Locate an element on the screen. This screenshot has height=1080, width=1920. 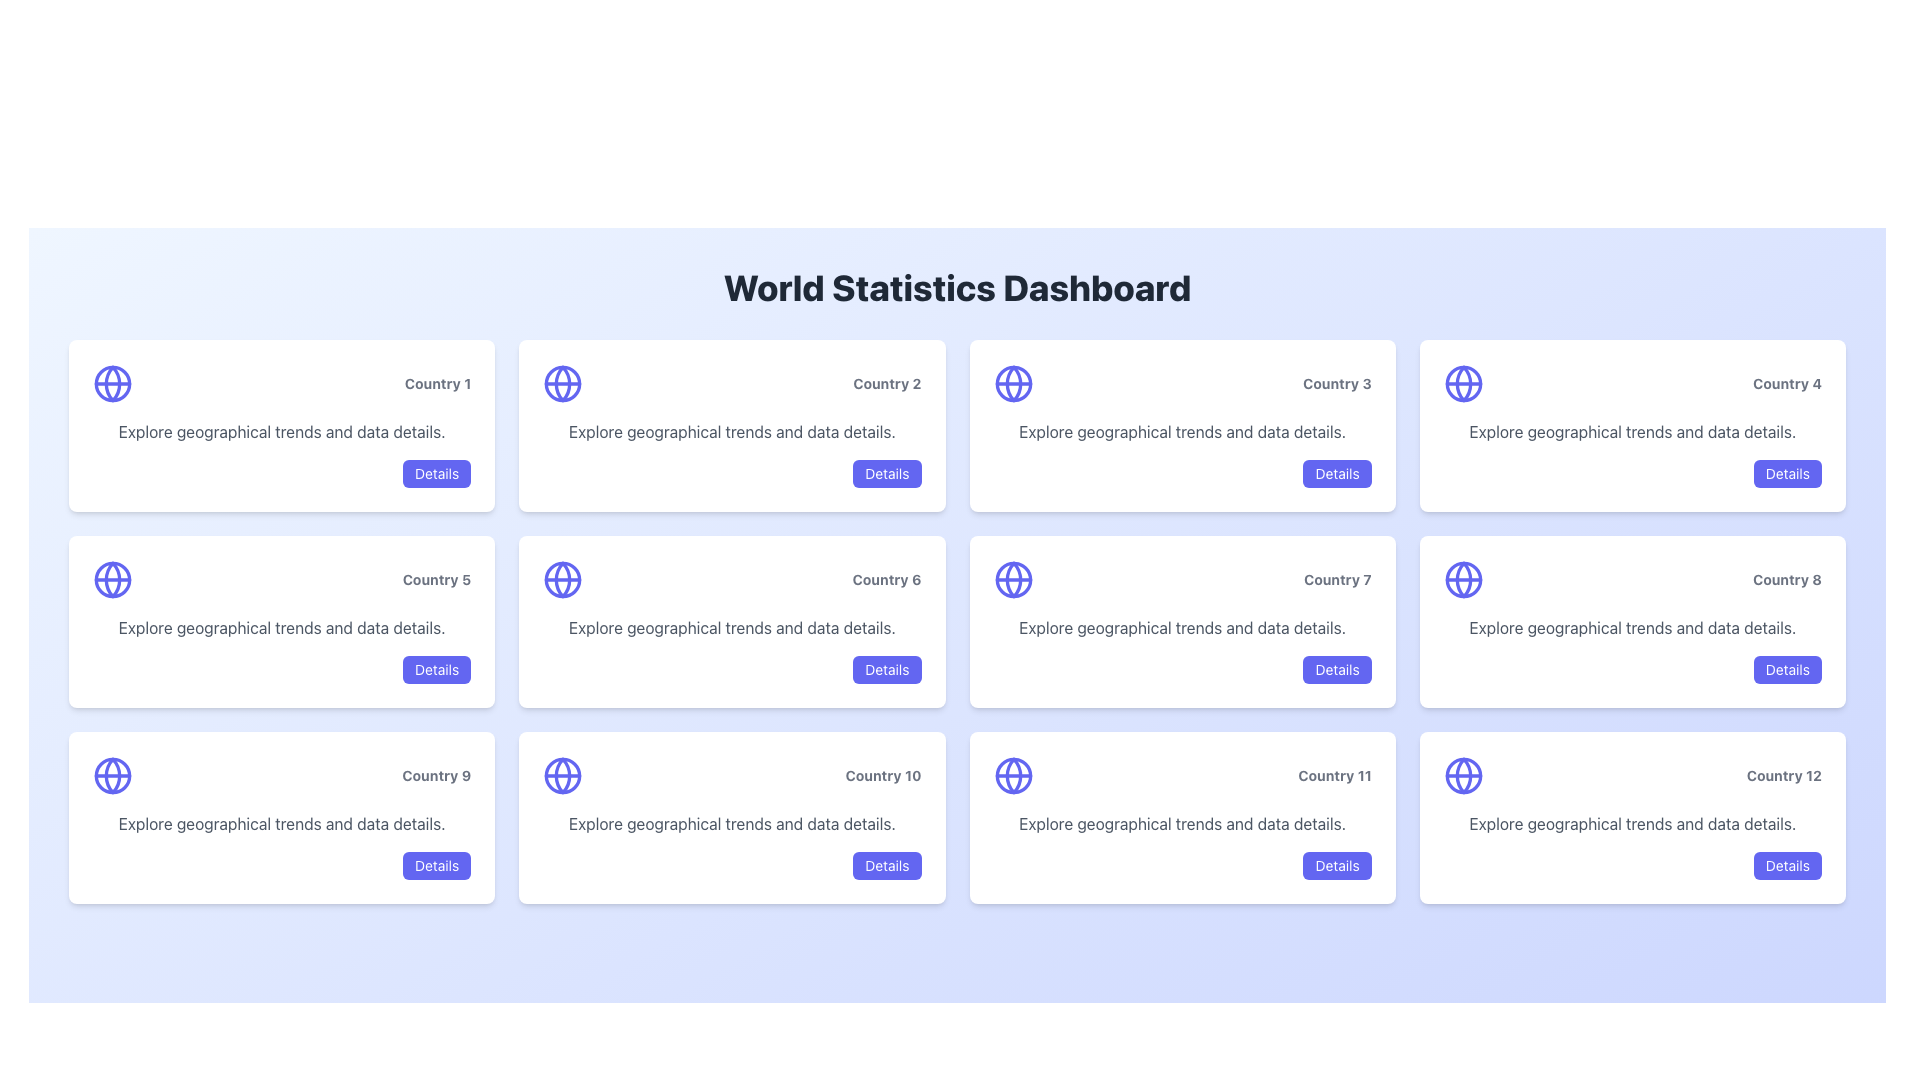
the static descriptive text label displaying 'Explore geographical trends and data details.' located in the eighth item card labeled 'Country 8' is located at coordinates (1632, 627).